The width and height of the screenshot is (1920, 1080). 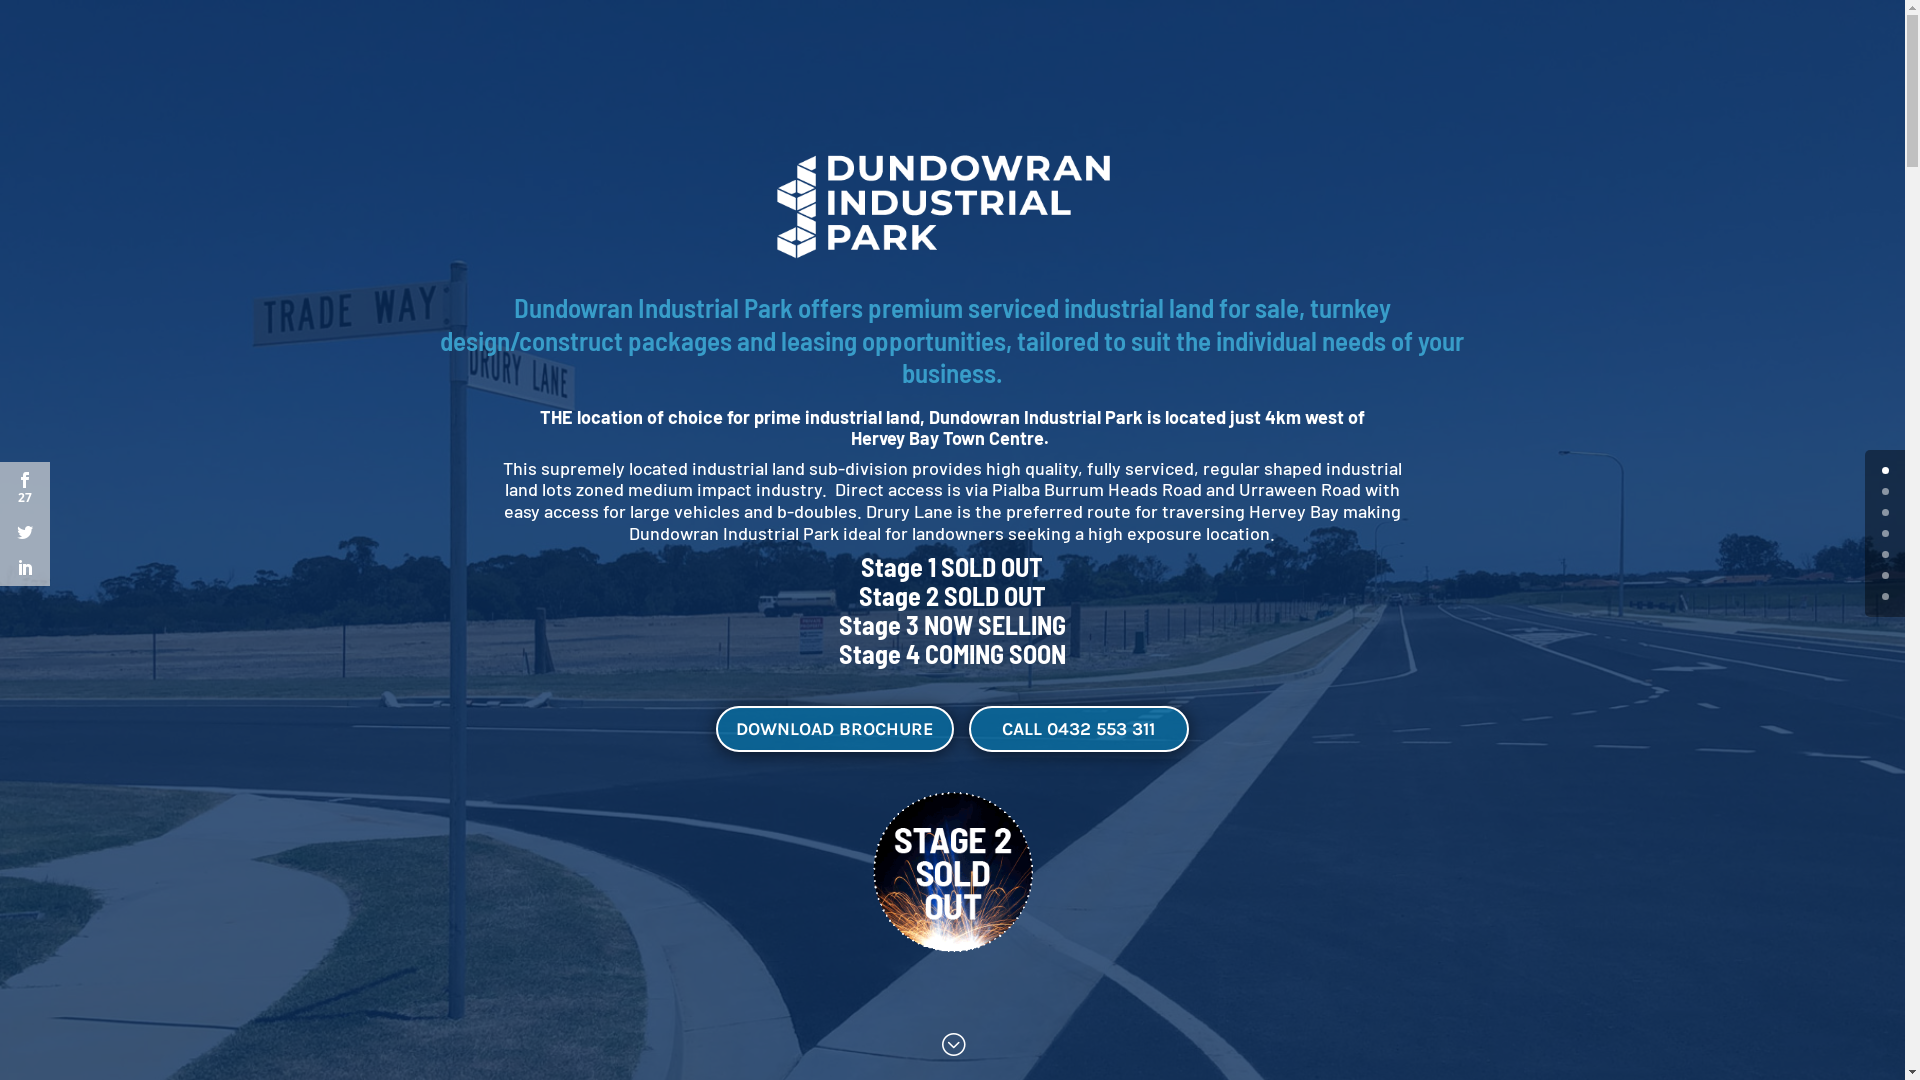 I want to click on '0', so click(x=1884, y=470).